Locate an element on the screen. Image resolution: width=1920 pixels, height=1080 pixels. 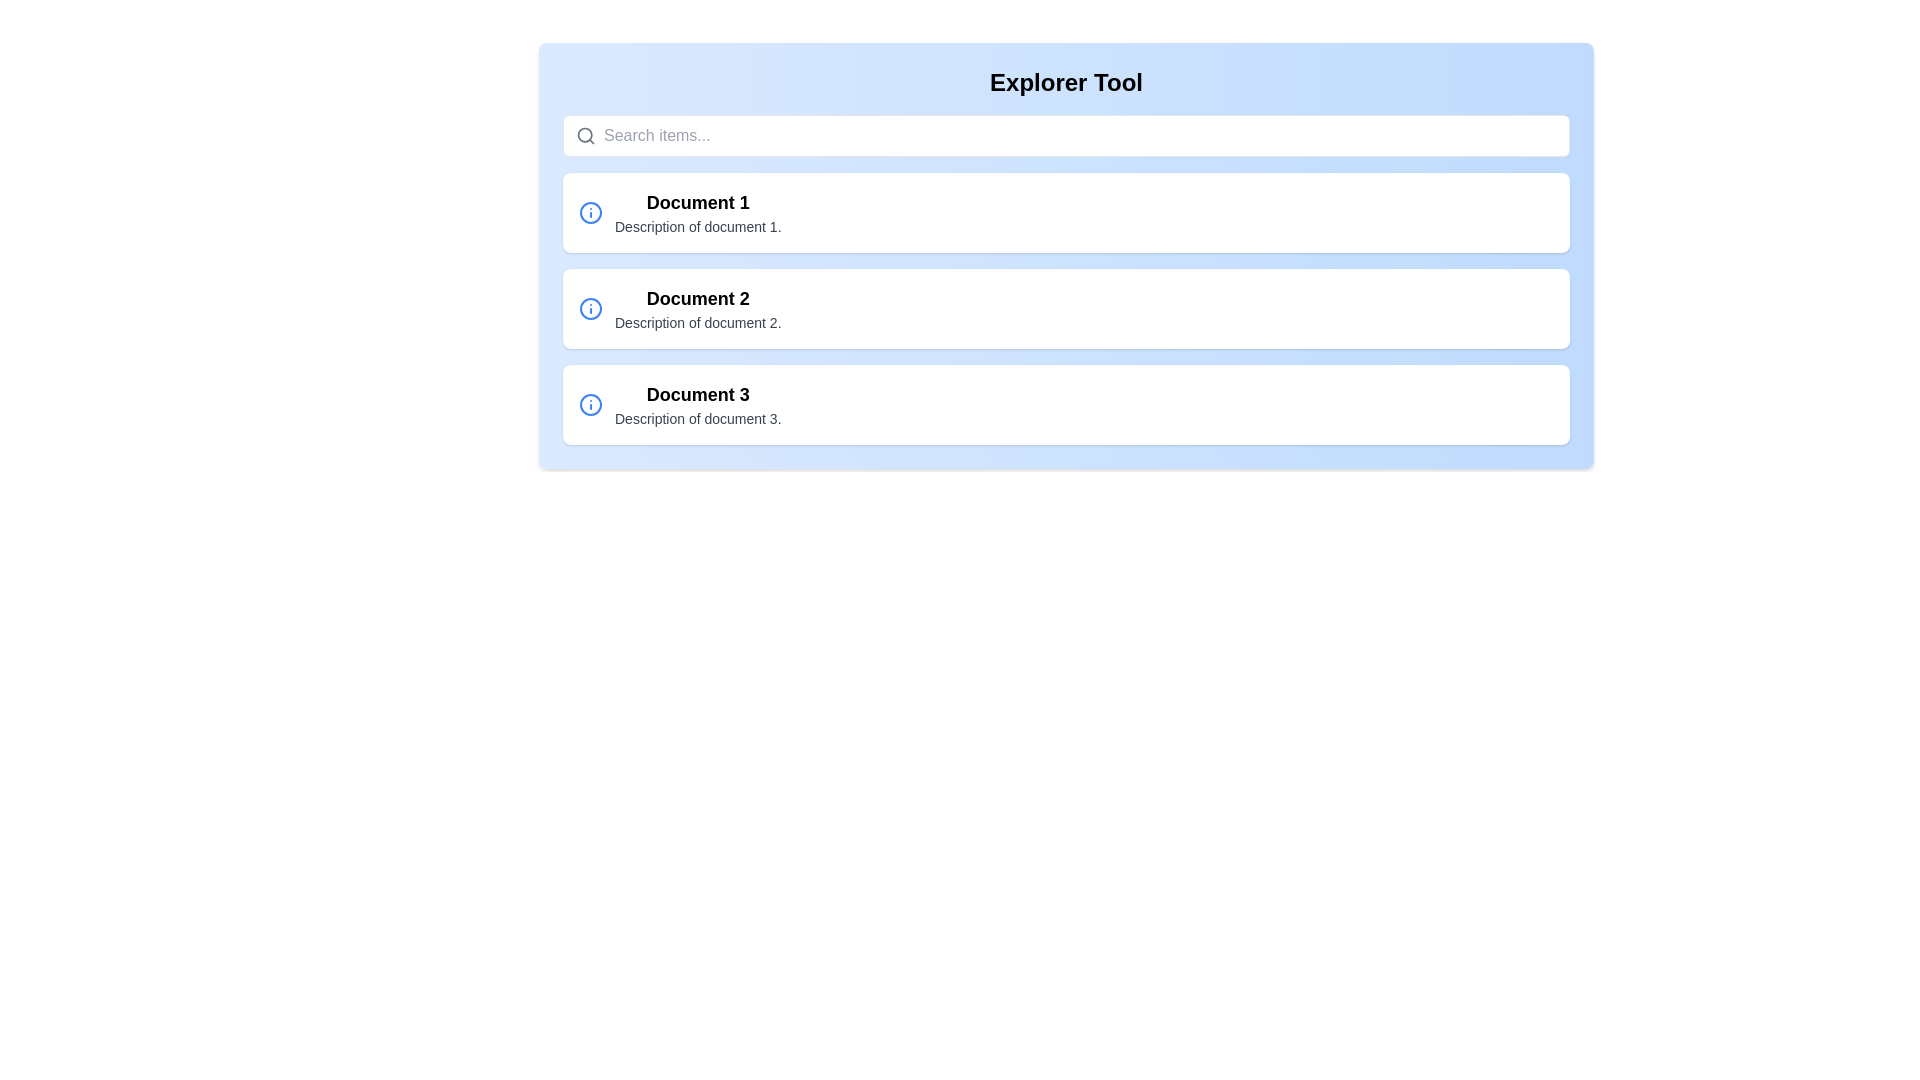
the static text label that contains the text 'Description of document 2.', which is styled in light grey and positioned below the title 'Document 2' in the Explorer Tool panel is located at coordinates (698, 322).